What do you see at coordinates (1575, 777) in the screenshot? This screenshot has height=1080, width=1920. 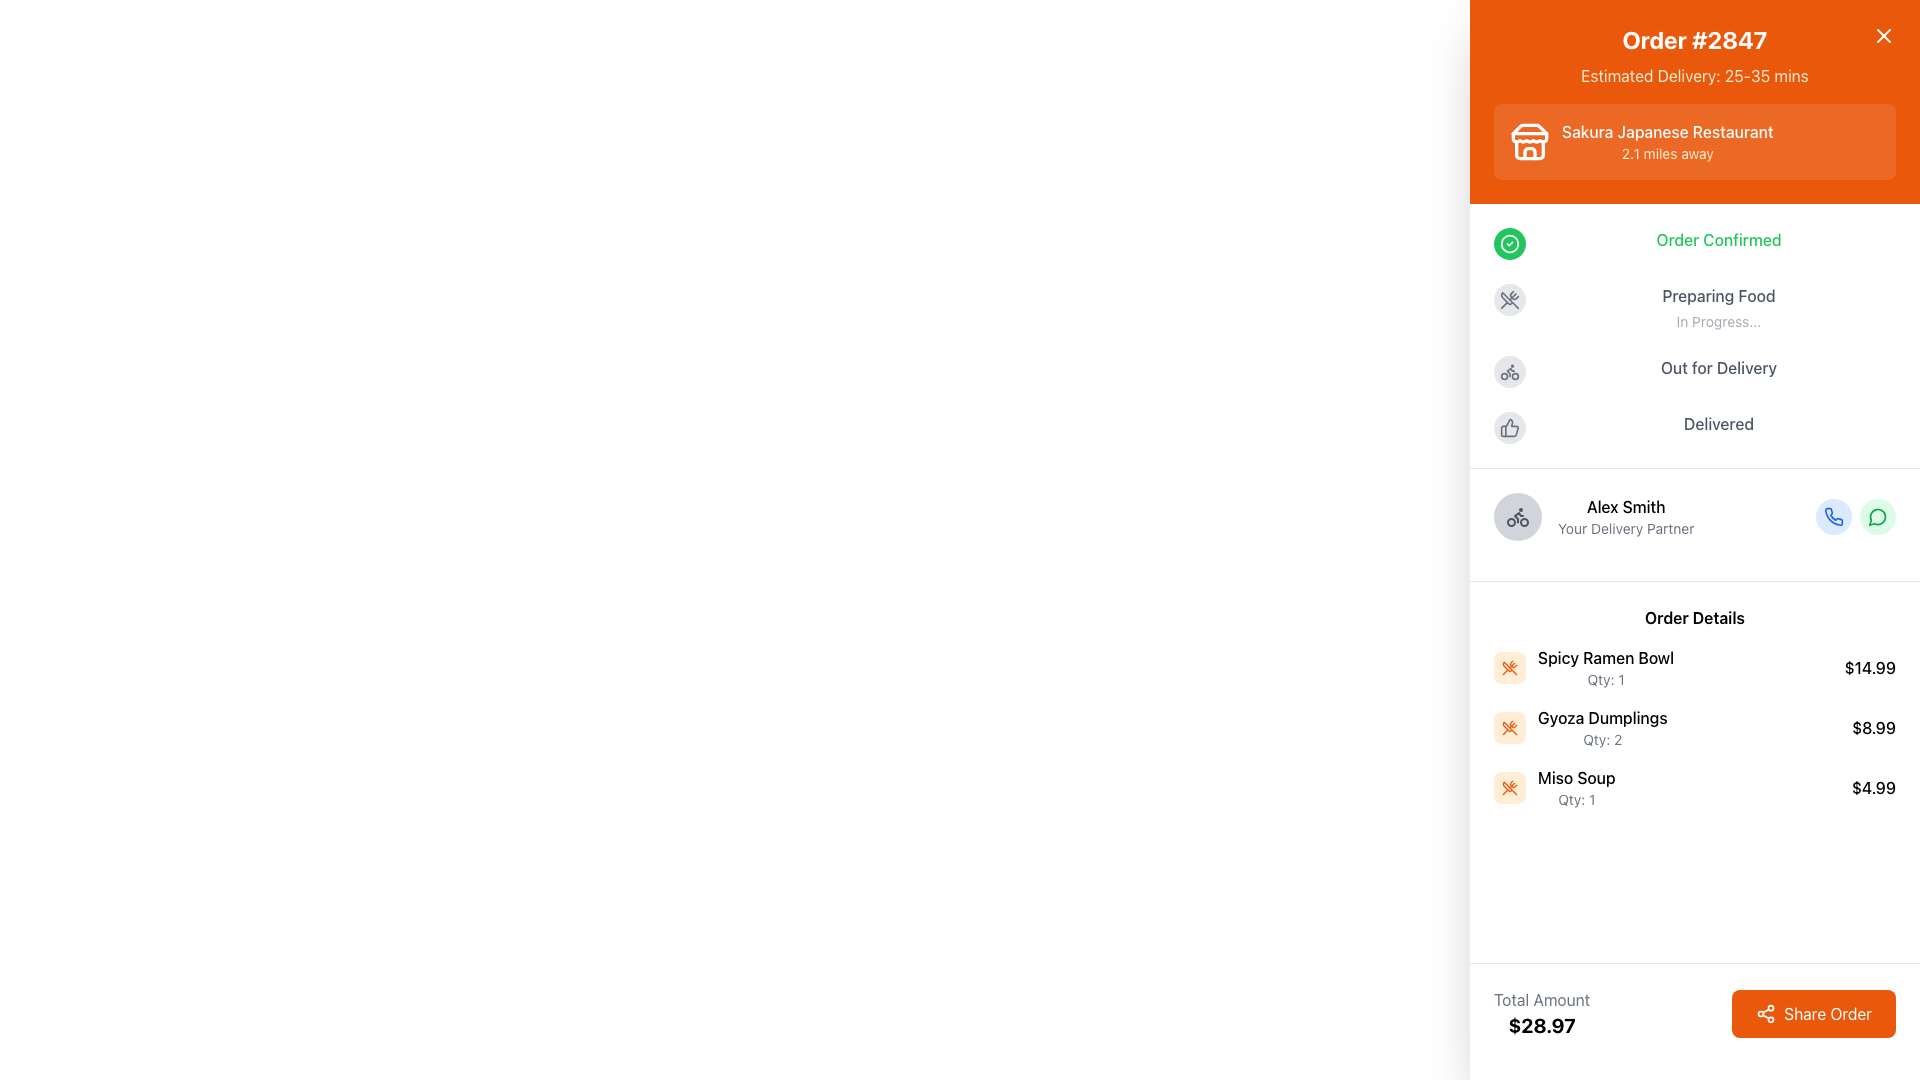 I see `the 'Miso Soup' text label which is styled with medium-weight typography and is part of the 'Order Details' section, positioned above the quantity information` at bounding box center [1575, 777].